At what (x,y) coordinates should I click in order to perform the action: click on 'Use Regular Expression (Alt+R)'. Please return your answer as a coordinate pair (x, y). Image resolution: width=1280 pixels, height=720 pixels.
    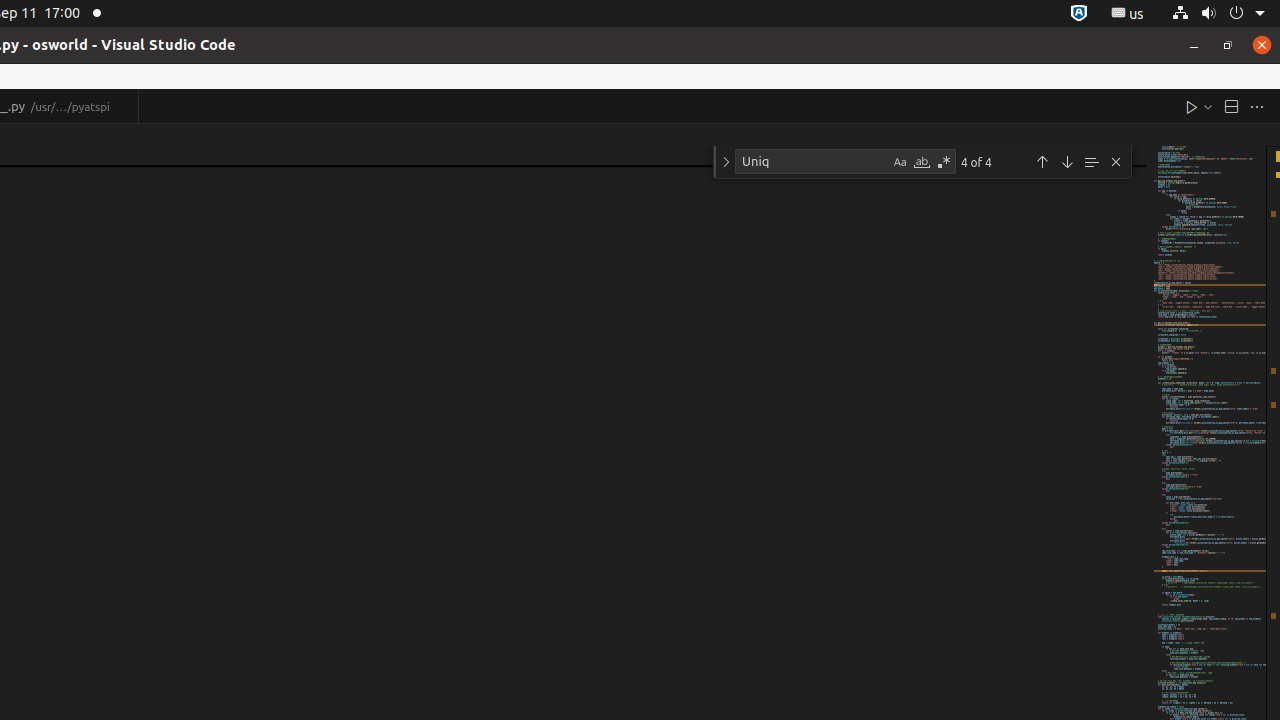
    Looking at the image, I should click on (943, 161).